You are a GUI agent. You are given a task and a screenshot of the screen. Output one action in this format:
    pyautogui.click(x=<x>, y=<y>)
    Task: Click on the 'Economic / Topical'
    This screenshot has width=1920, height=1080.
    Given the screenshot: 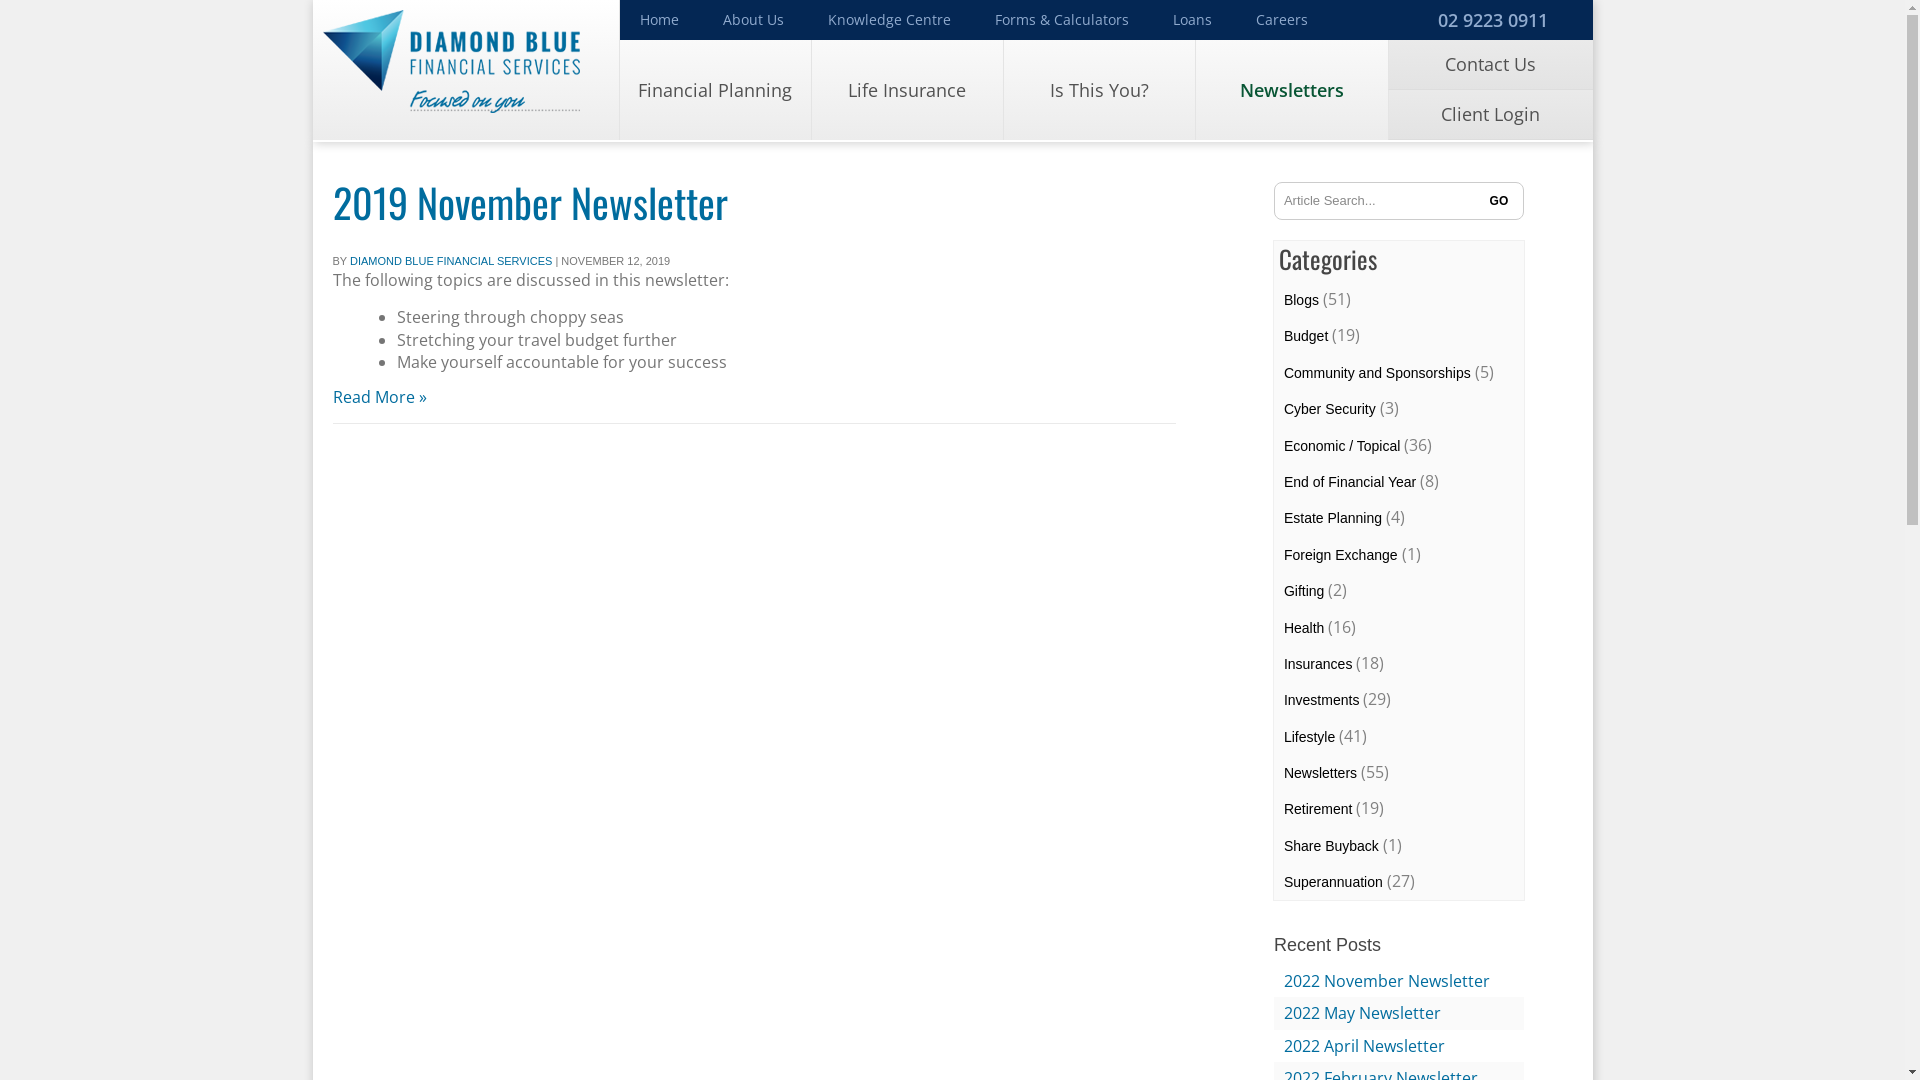 What is the action you would take?
    pyautogui.click(x=1342, y=445)
    